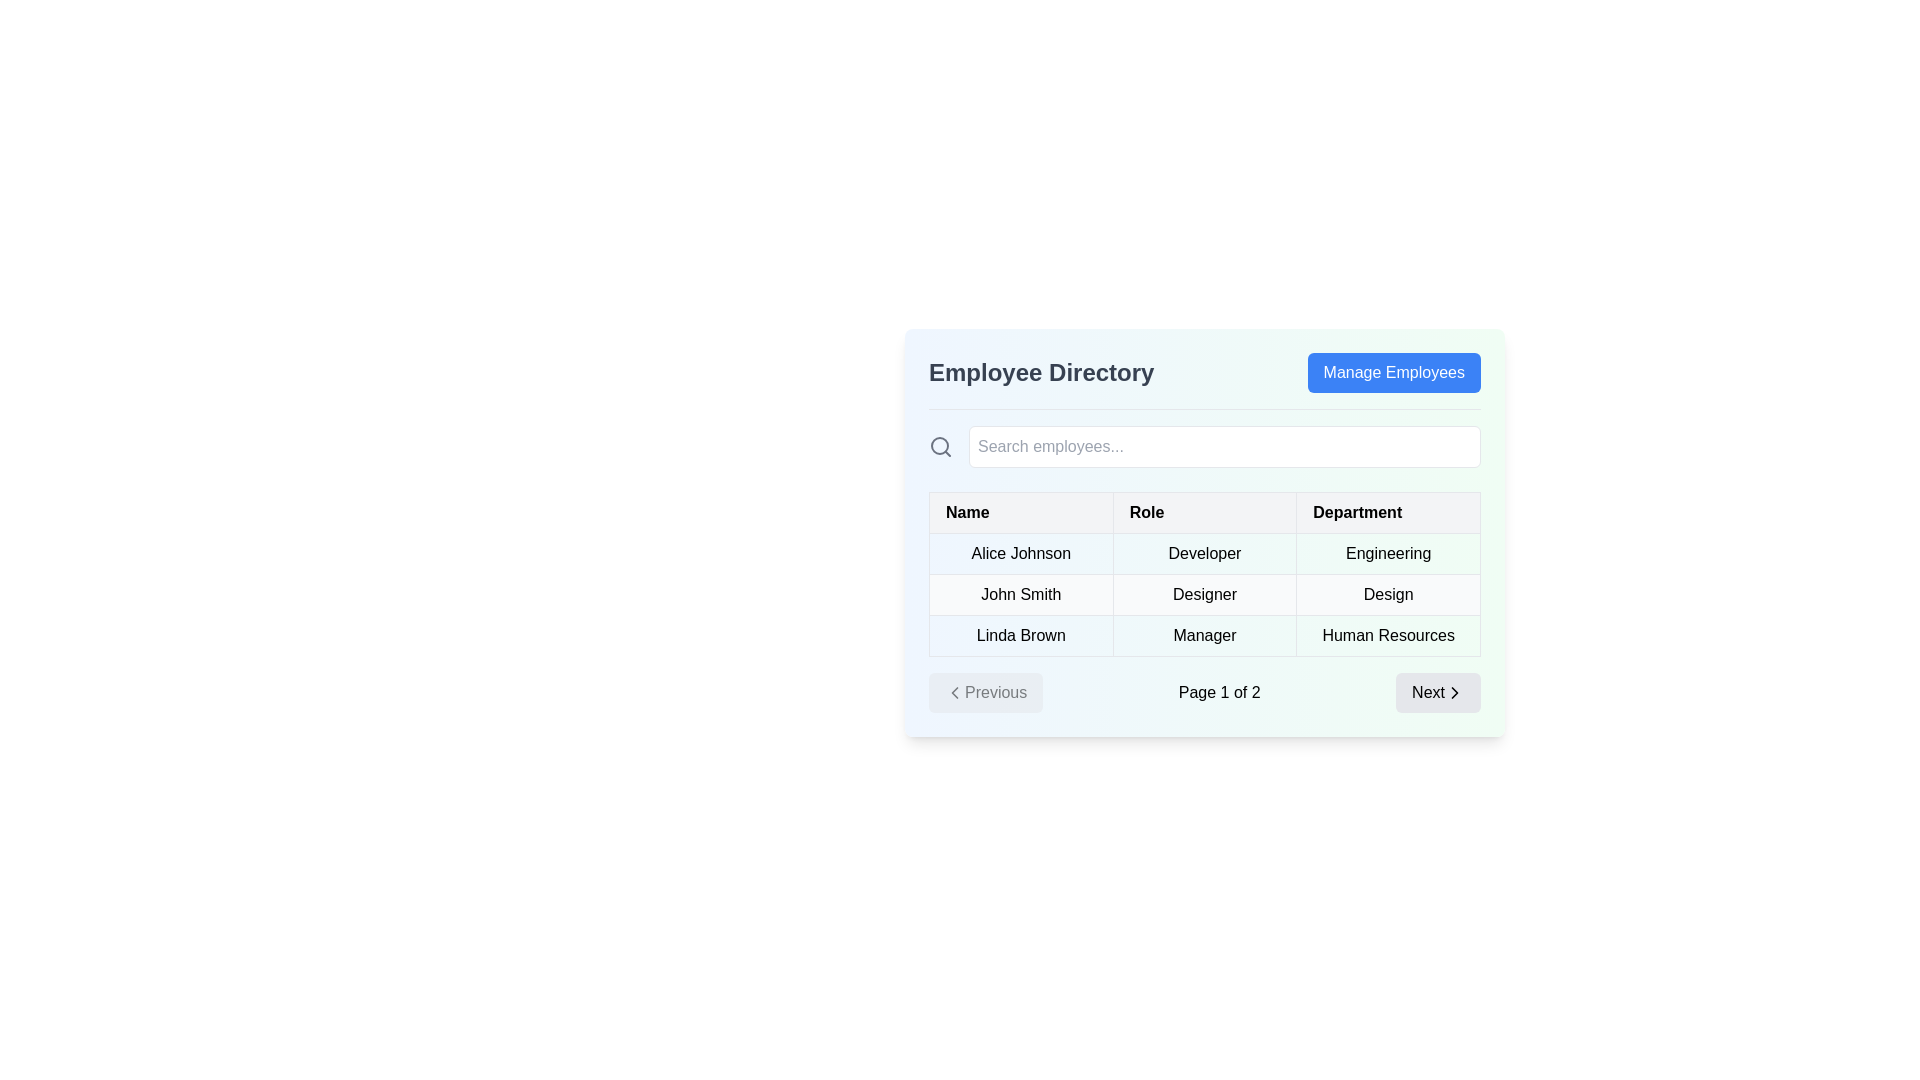 The height and width of the screenshot is (1080, 1920). I want to click on the leftmost button in the pagination controls, so click(986, 692).